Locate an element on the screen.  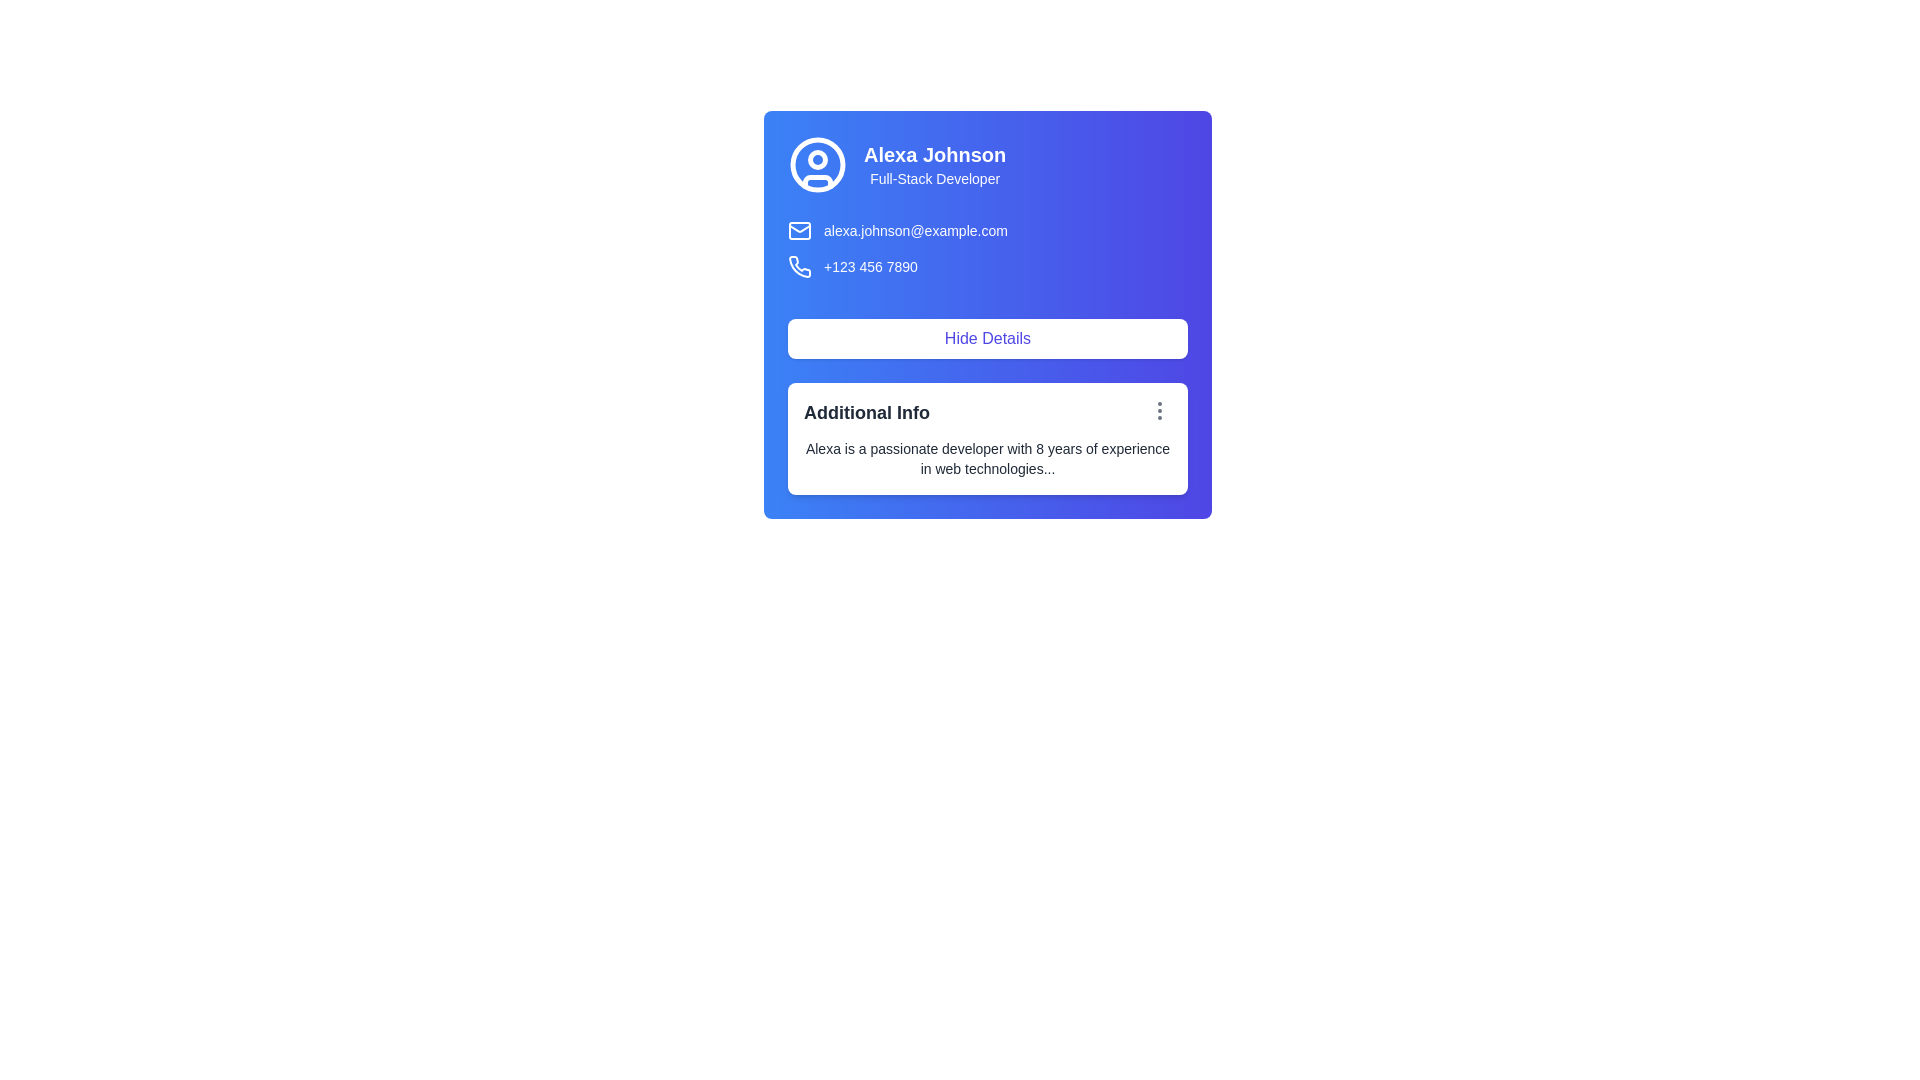
the mail icon, which is a white outline of an envelope on a blue background, located to the left of the email address 'alexa.johnson@example.com' in the contact information section of the profile card is located at coordinates (800, 230).